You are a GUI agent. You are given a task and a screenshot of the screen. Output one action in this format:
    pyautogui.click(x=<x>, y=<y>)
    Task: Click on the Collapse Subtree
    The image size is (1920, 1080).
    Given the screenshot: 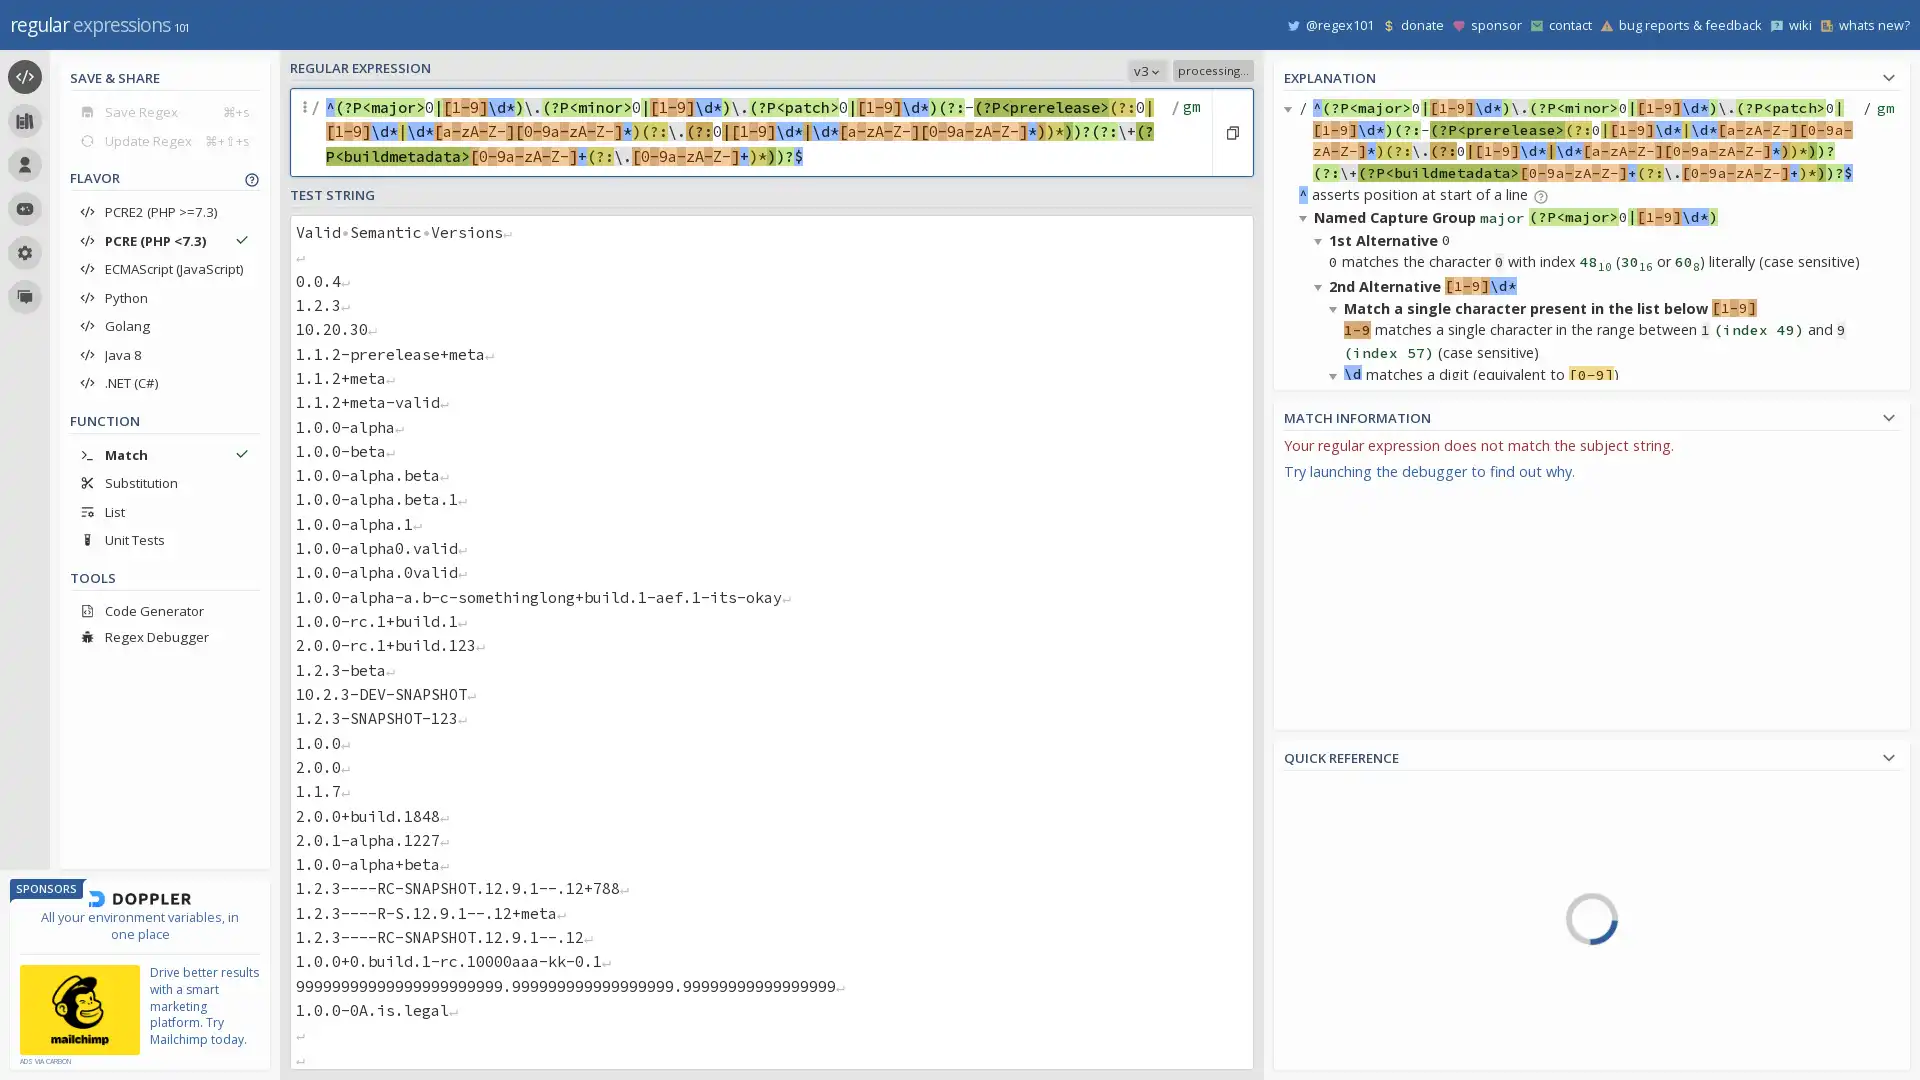 What is the action you would take?
    pyautogui.click(x=1321, y=535)
    